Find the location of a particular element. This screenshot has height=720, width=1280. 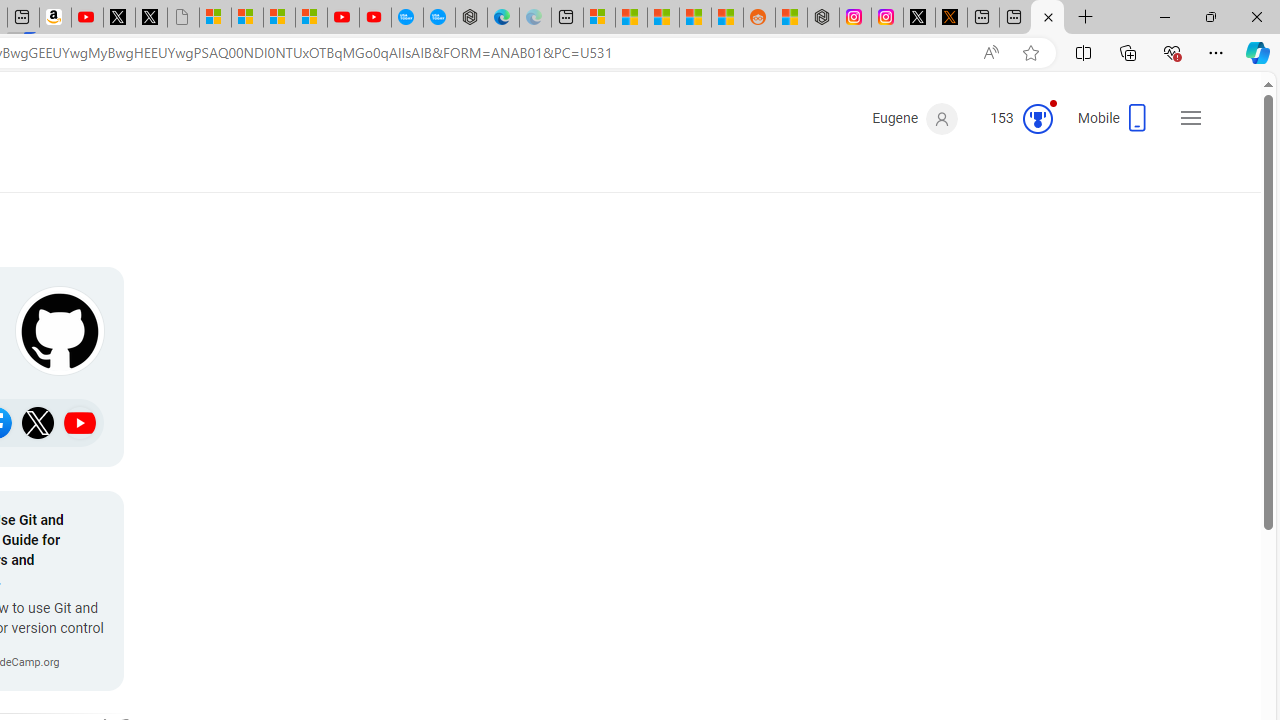

'Settings and quick links' is located at coordinates (1191, 118).